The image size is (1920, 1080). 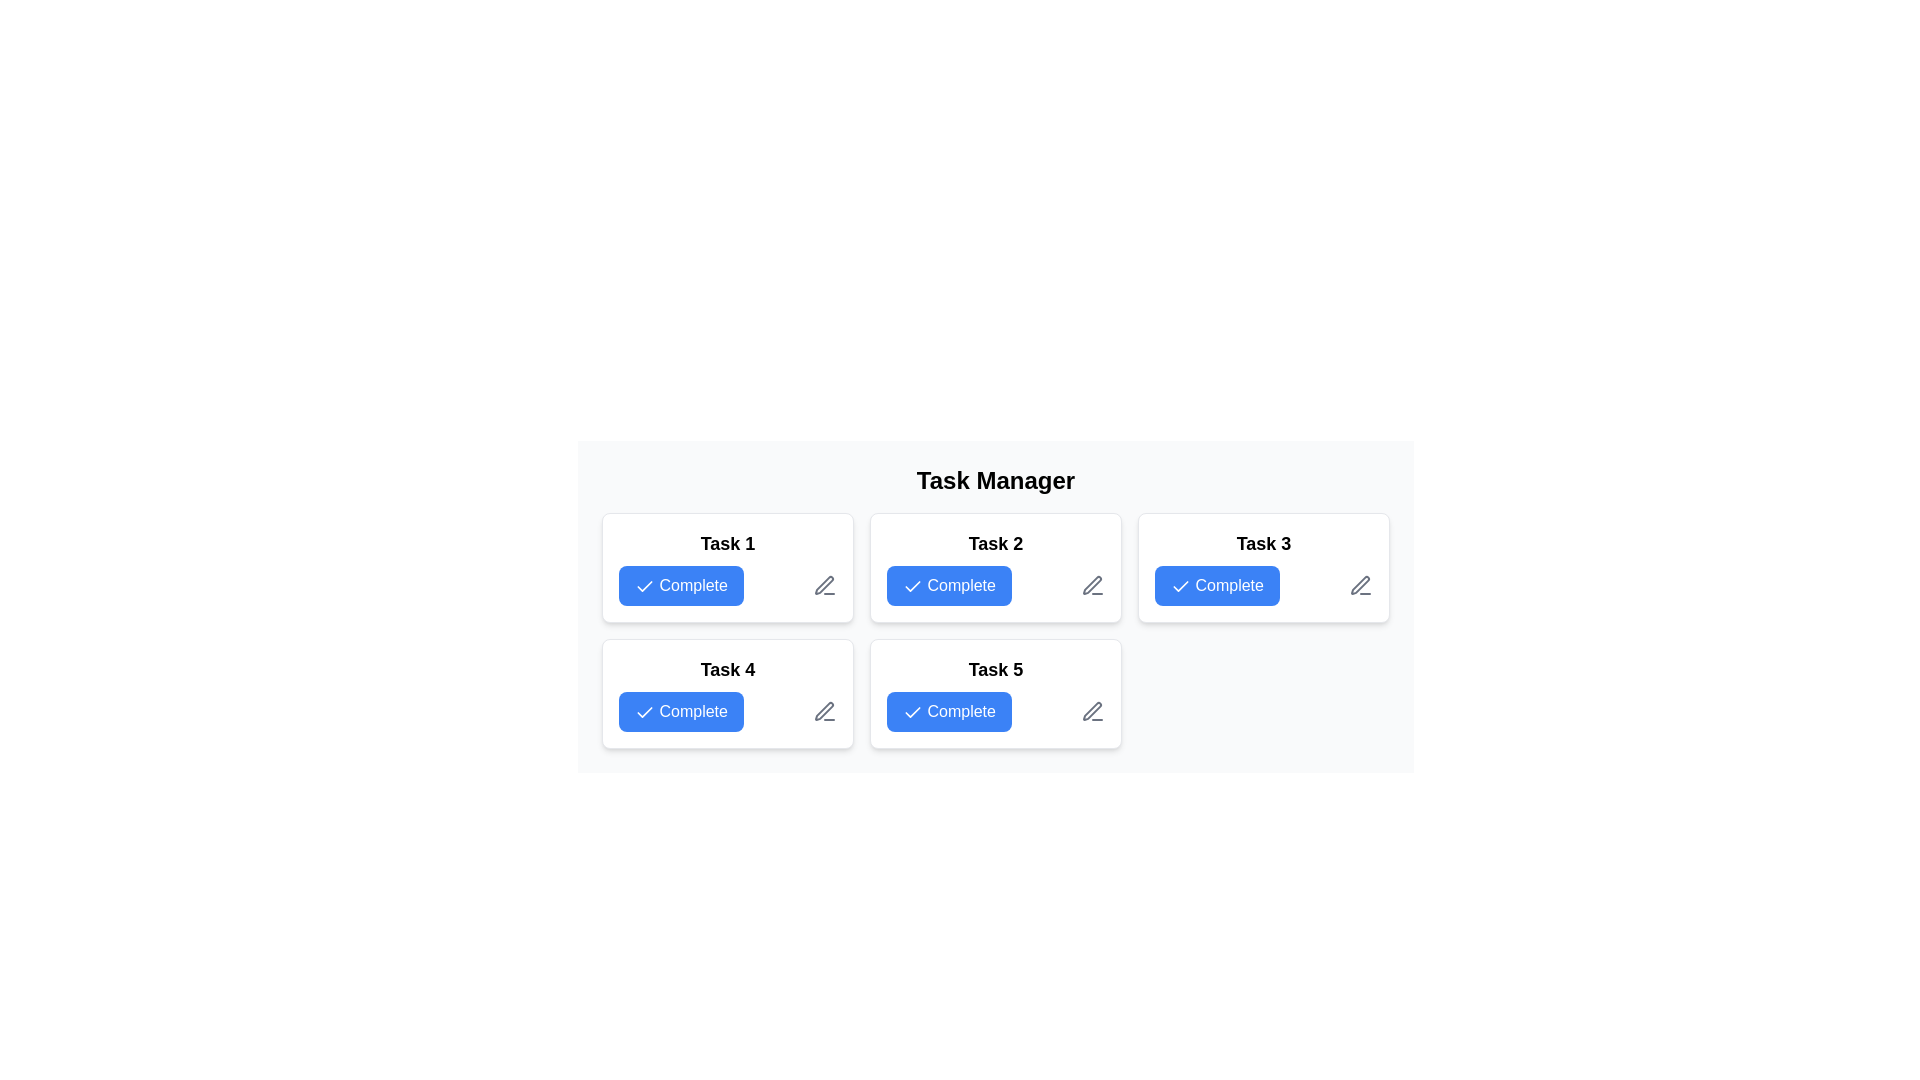 I want to click on the checkmark icon embedded within the 'Complete' button for 'Task 1' located in the top-left section of the grid layout, so click(x=644, y=585).